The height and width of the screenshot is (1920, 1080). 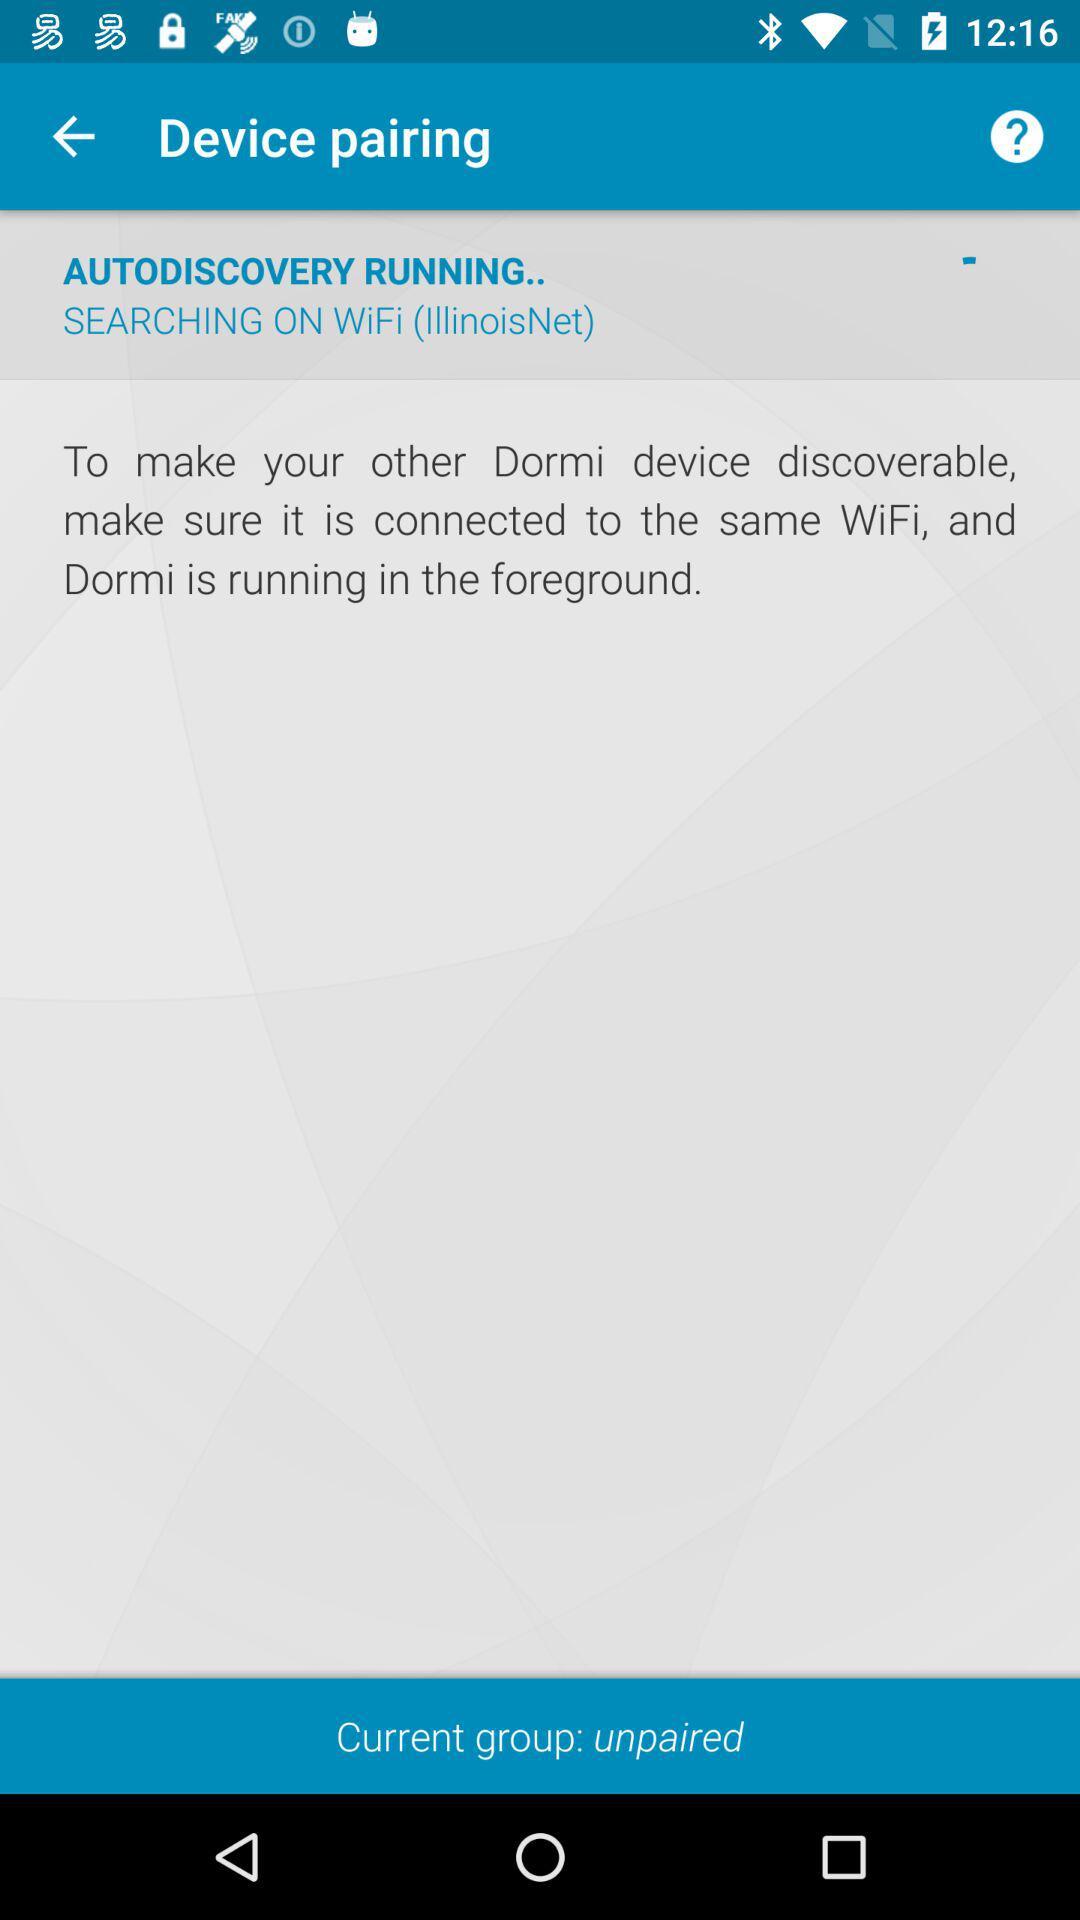 I want to click on searching on wifi icon, so click(x=328, y=318).